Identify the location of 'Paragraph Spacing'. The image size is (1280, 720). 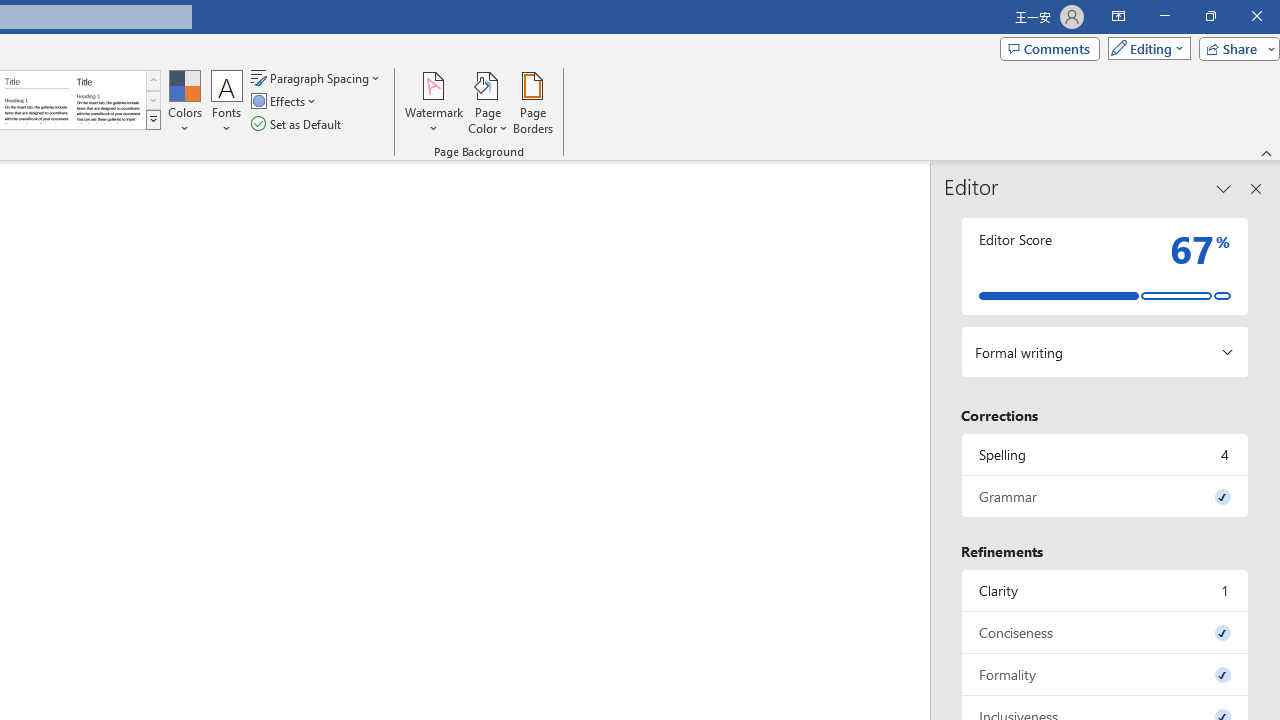
(316, 77).